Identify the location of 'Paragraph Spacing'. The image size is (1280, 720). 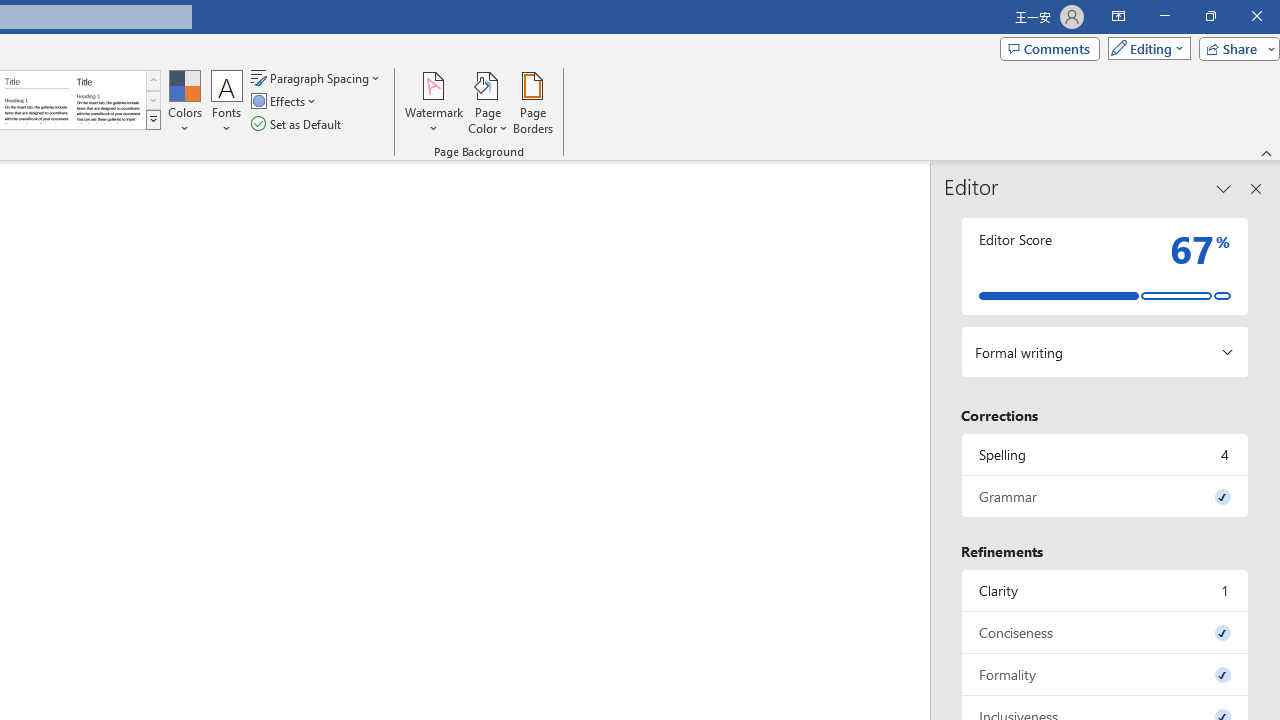
(316, 77).